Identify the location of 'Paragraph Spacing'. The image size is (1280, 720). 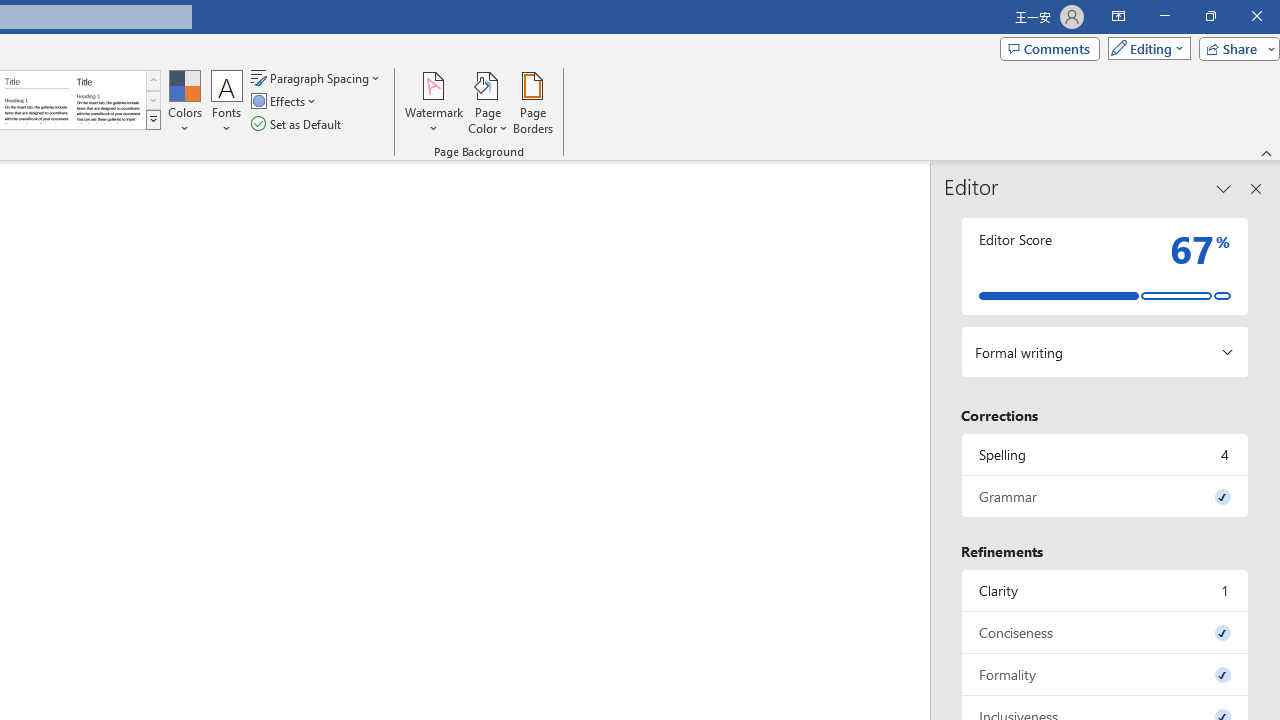
(316, 77).